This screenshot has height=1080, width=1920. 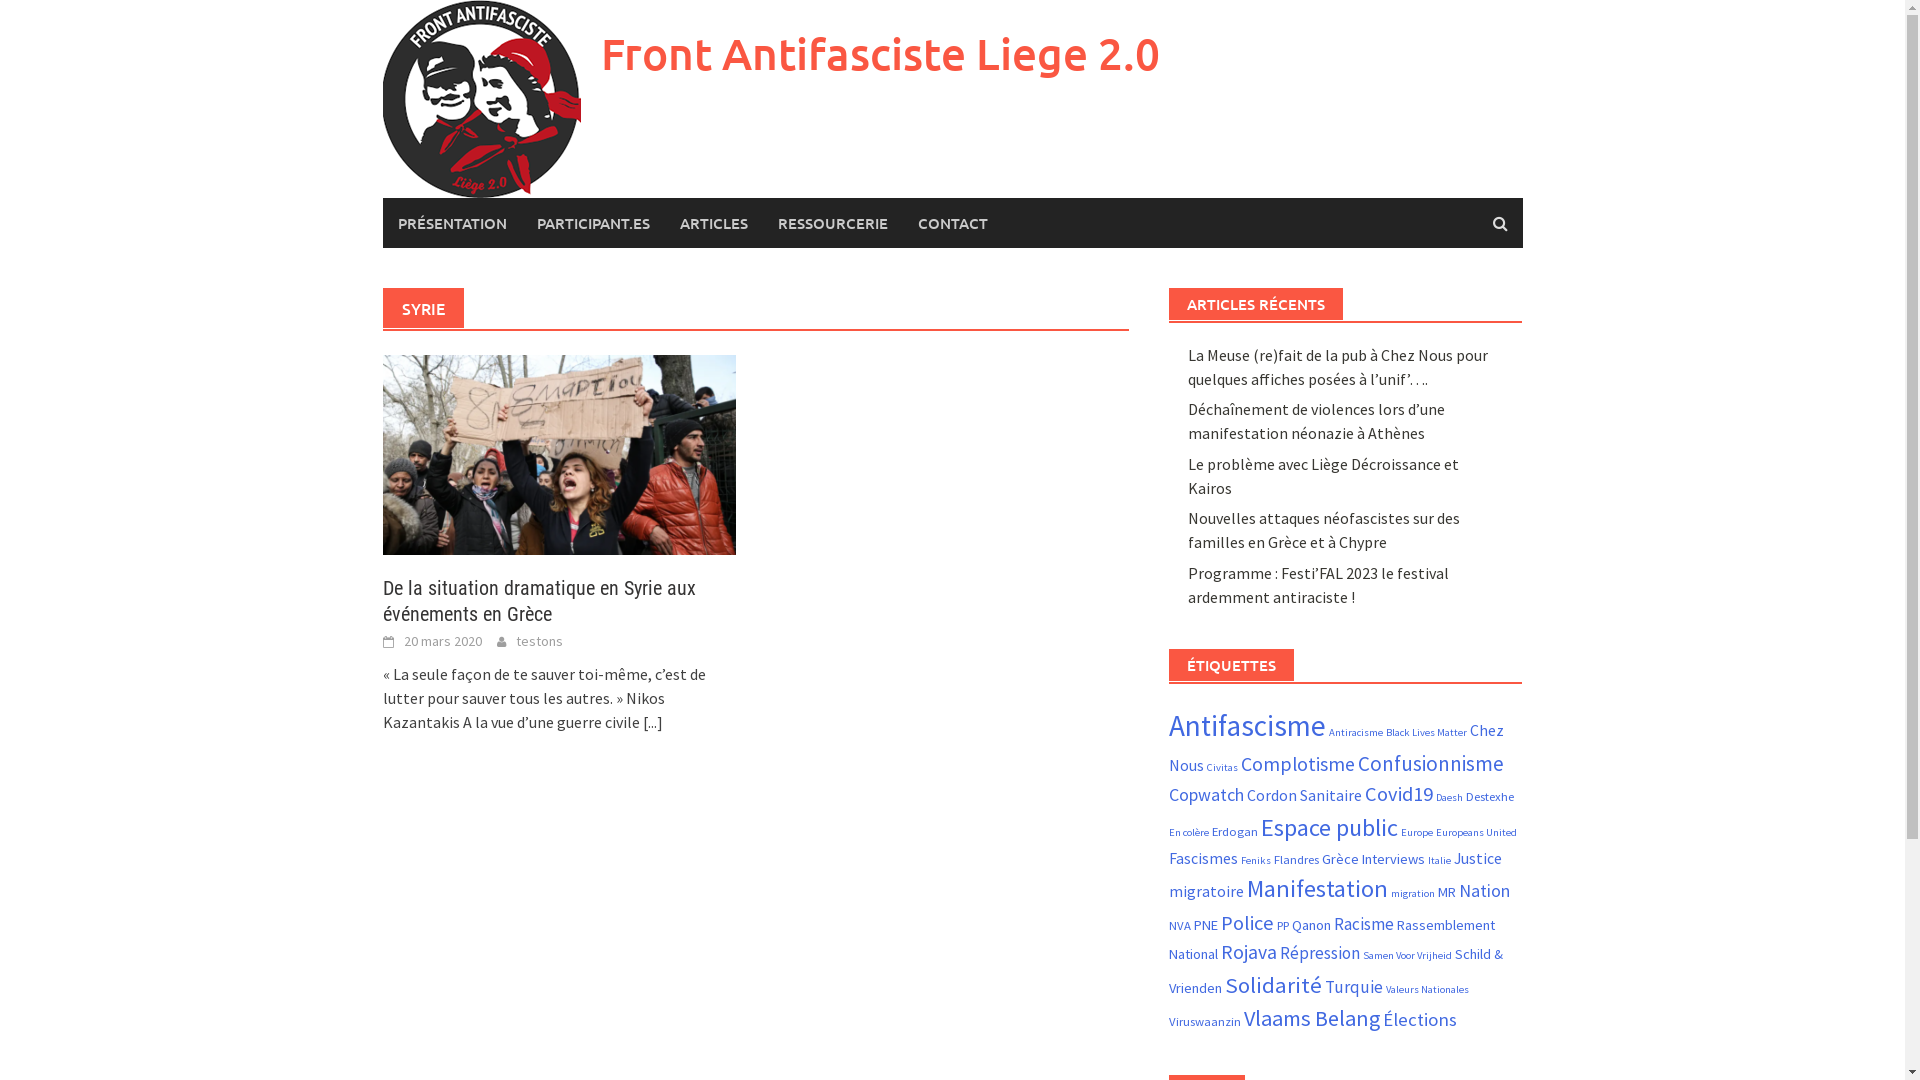 What do you see at coordinates (1484, 889) in the screenshot?
I see `'Nation'` at bounding box center [1484, 889].